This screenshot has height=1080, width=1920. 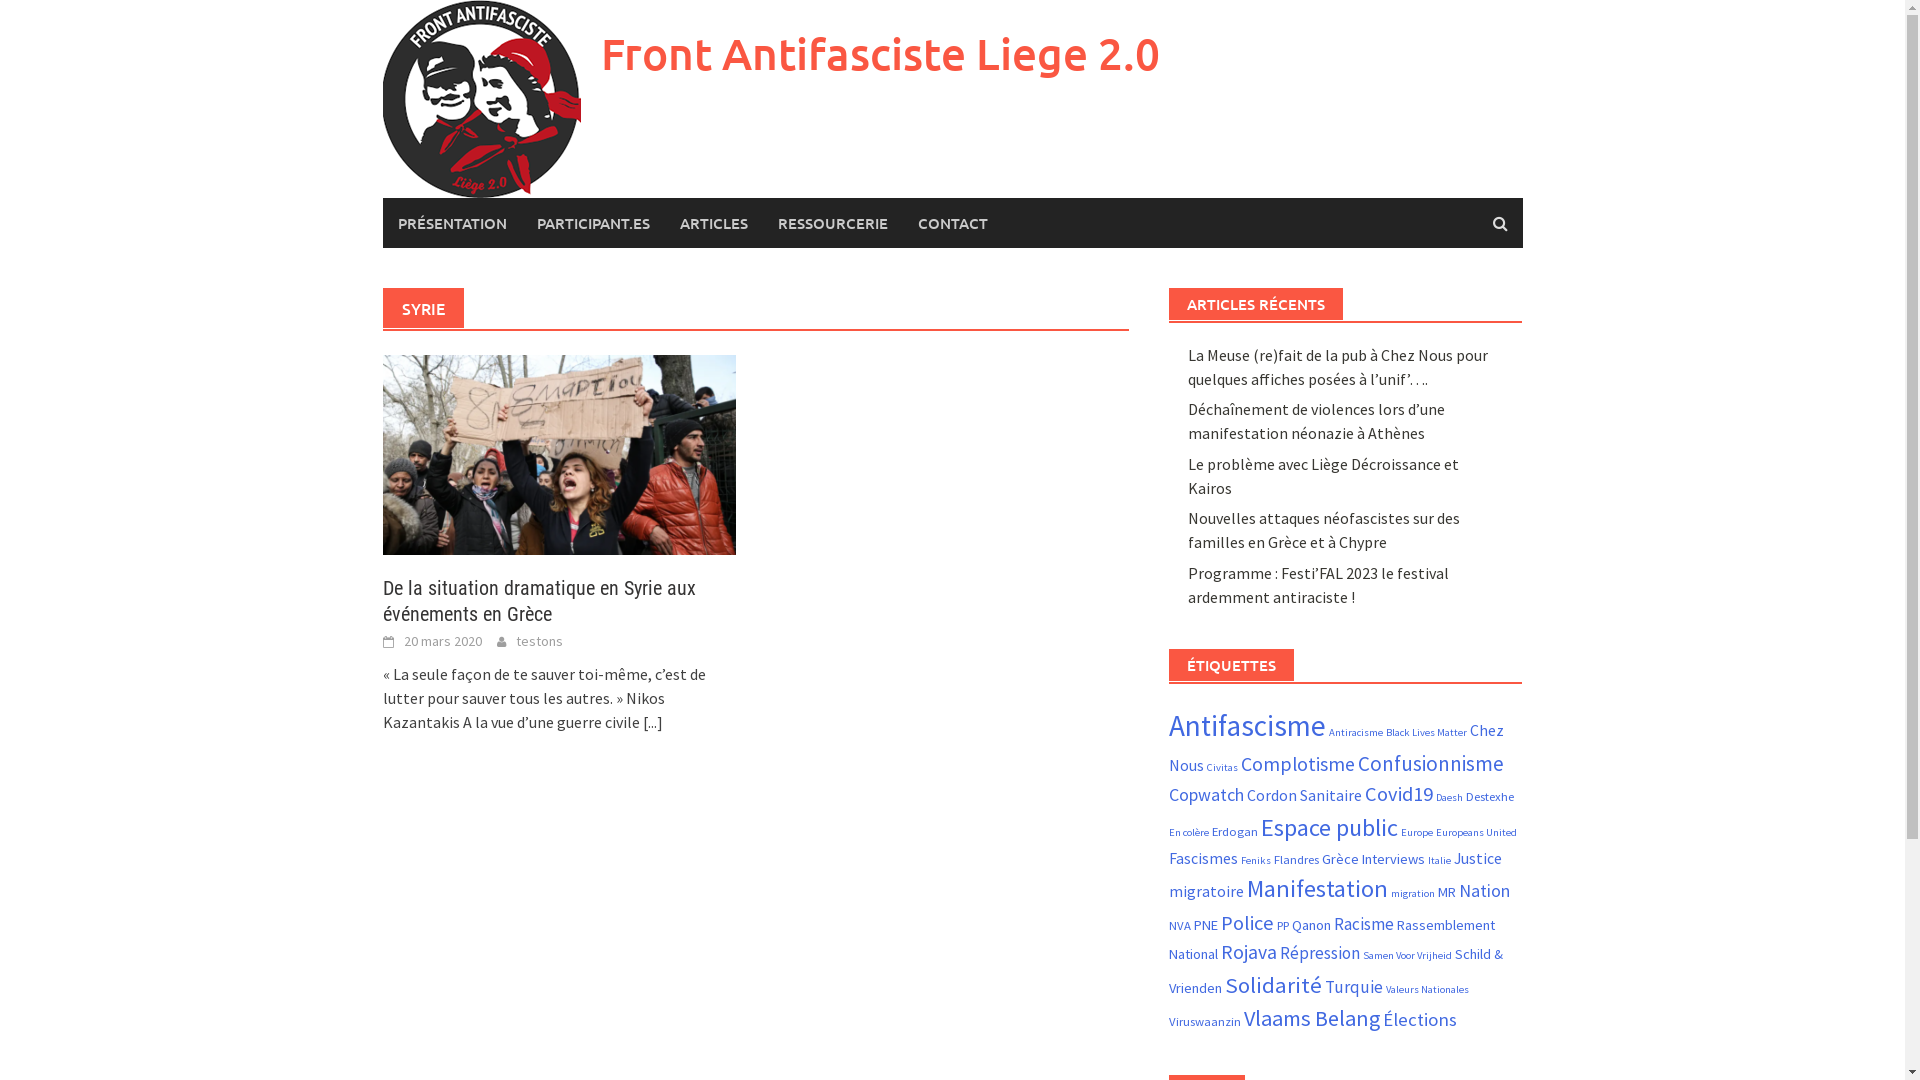 What do you see at coordinates (1484, 889) in the screenshot?
I see `'Nation'` at bounding box center [1484, 889].